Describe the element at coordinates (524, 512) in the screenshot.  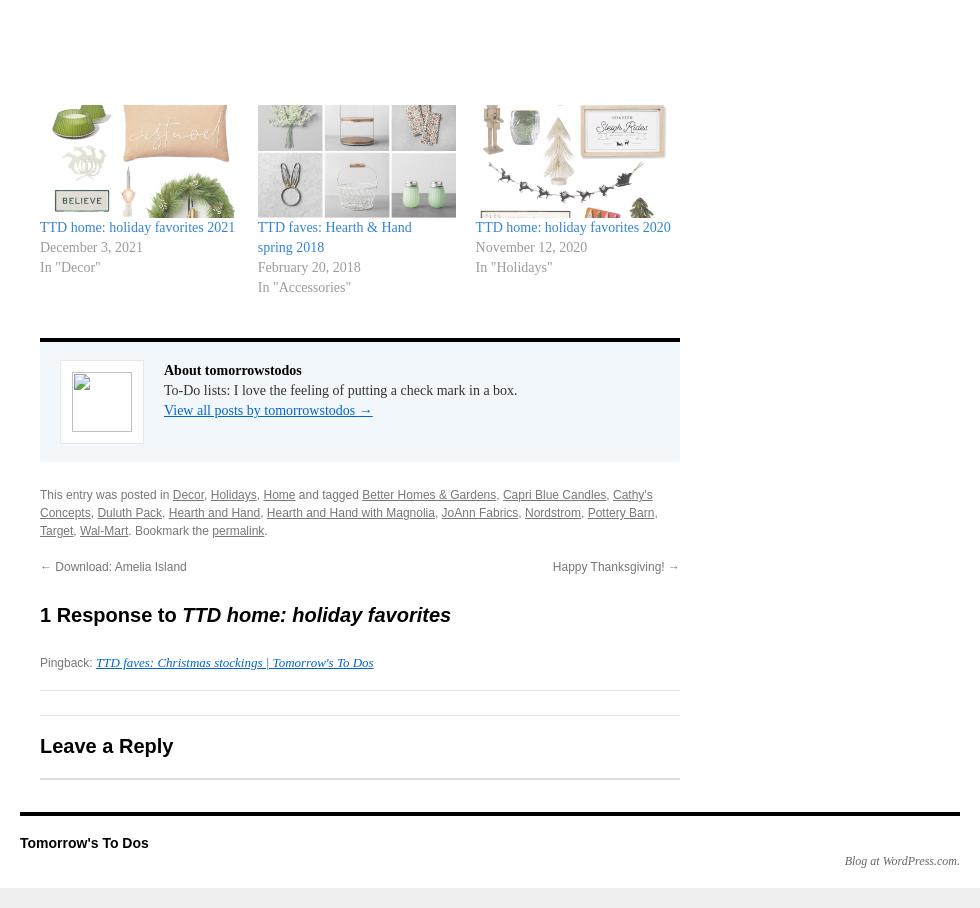
I see `'Nordstrom'` at that location.